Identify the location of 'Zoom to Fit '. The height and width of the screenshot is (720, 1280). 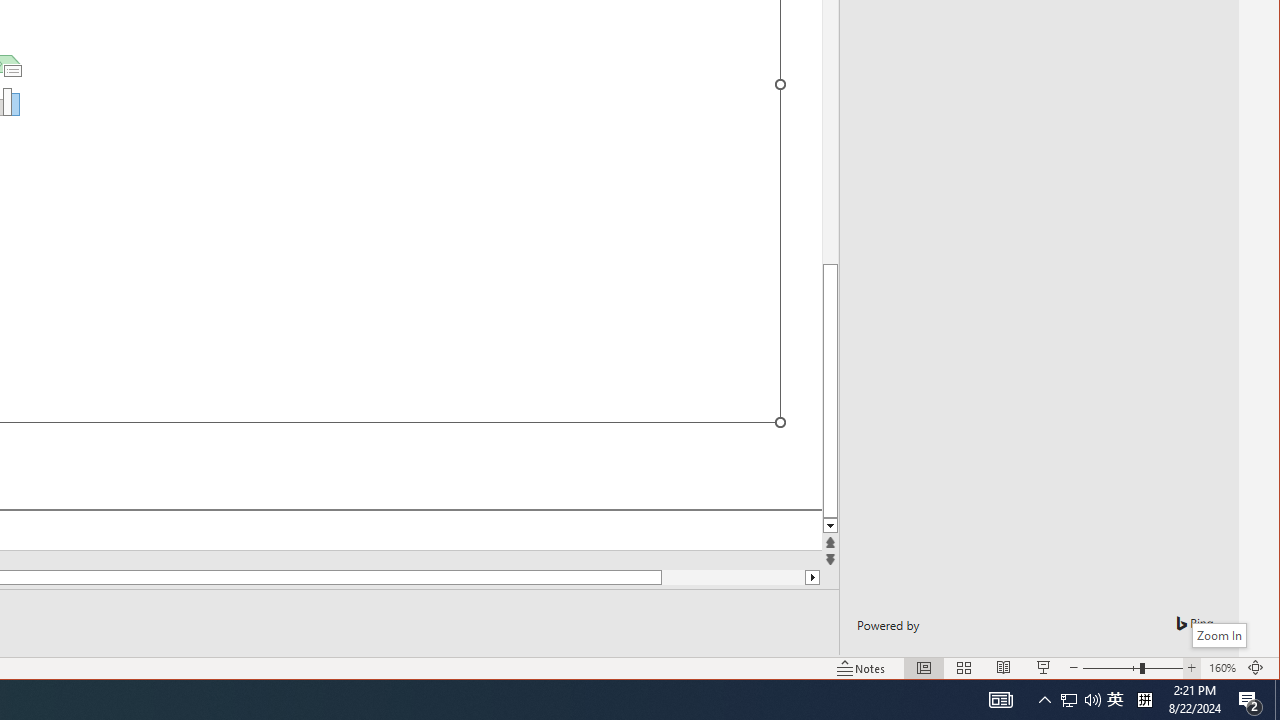
(1276, 698).